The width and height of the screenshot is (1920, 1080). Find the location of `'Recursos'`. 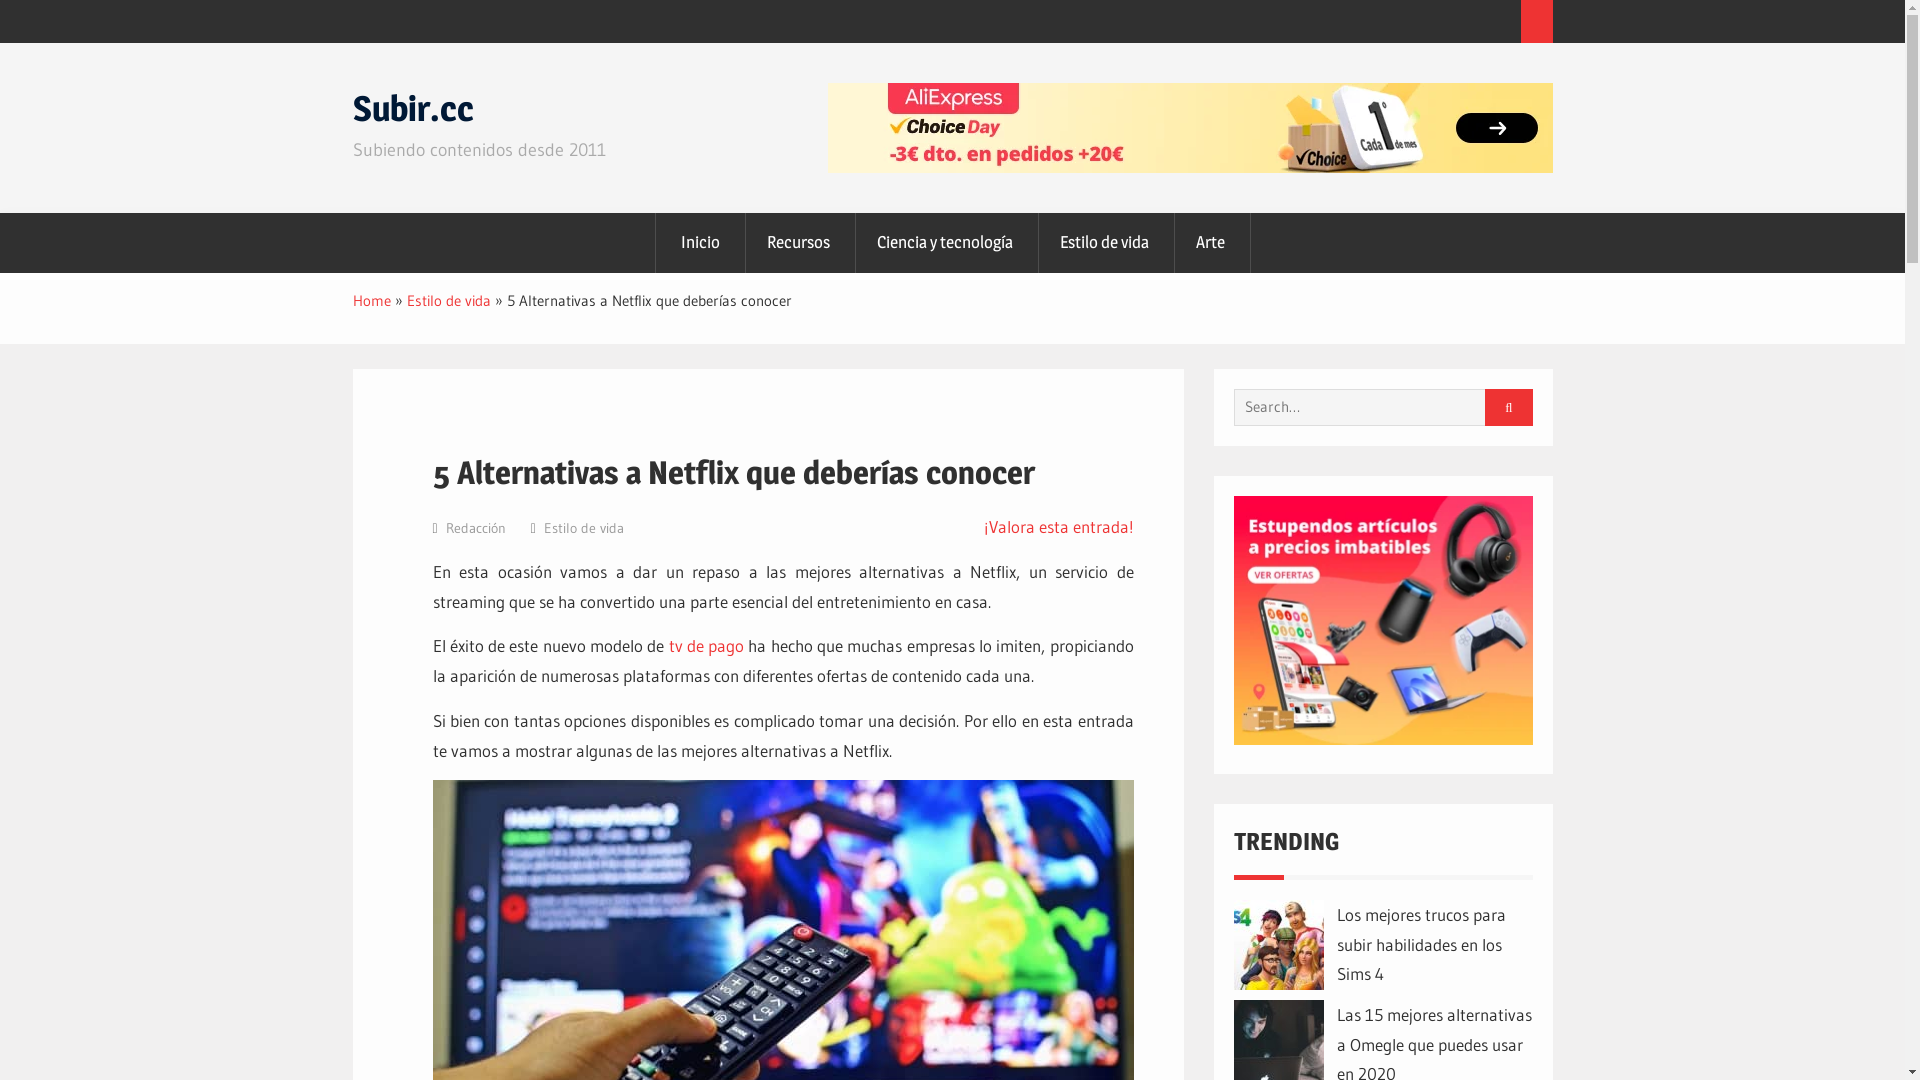

'Recursos' is located at coordinates (797, 242).